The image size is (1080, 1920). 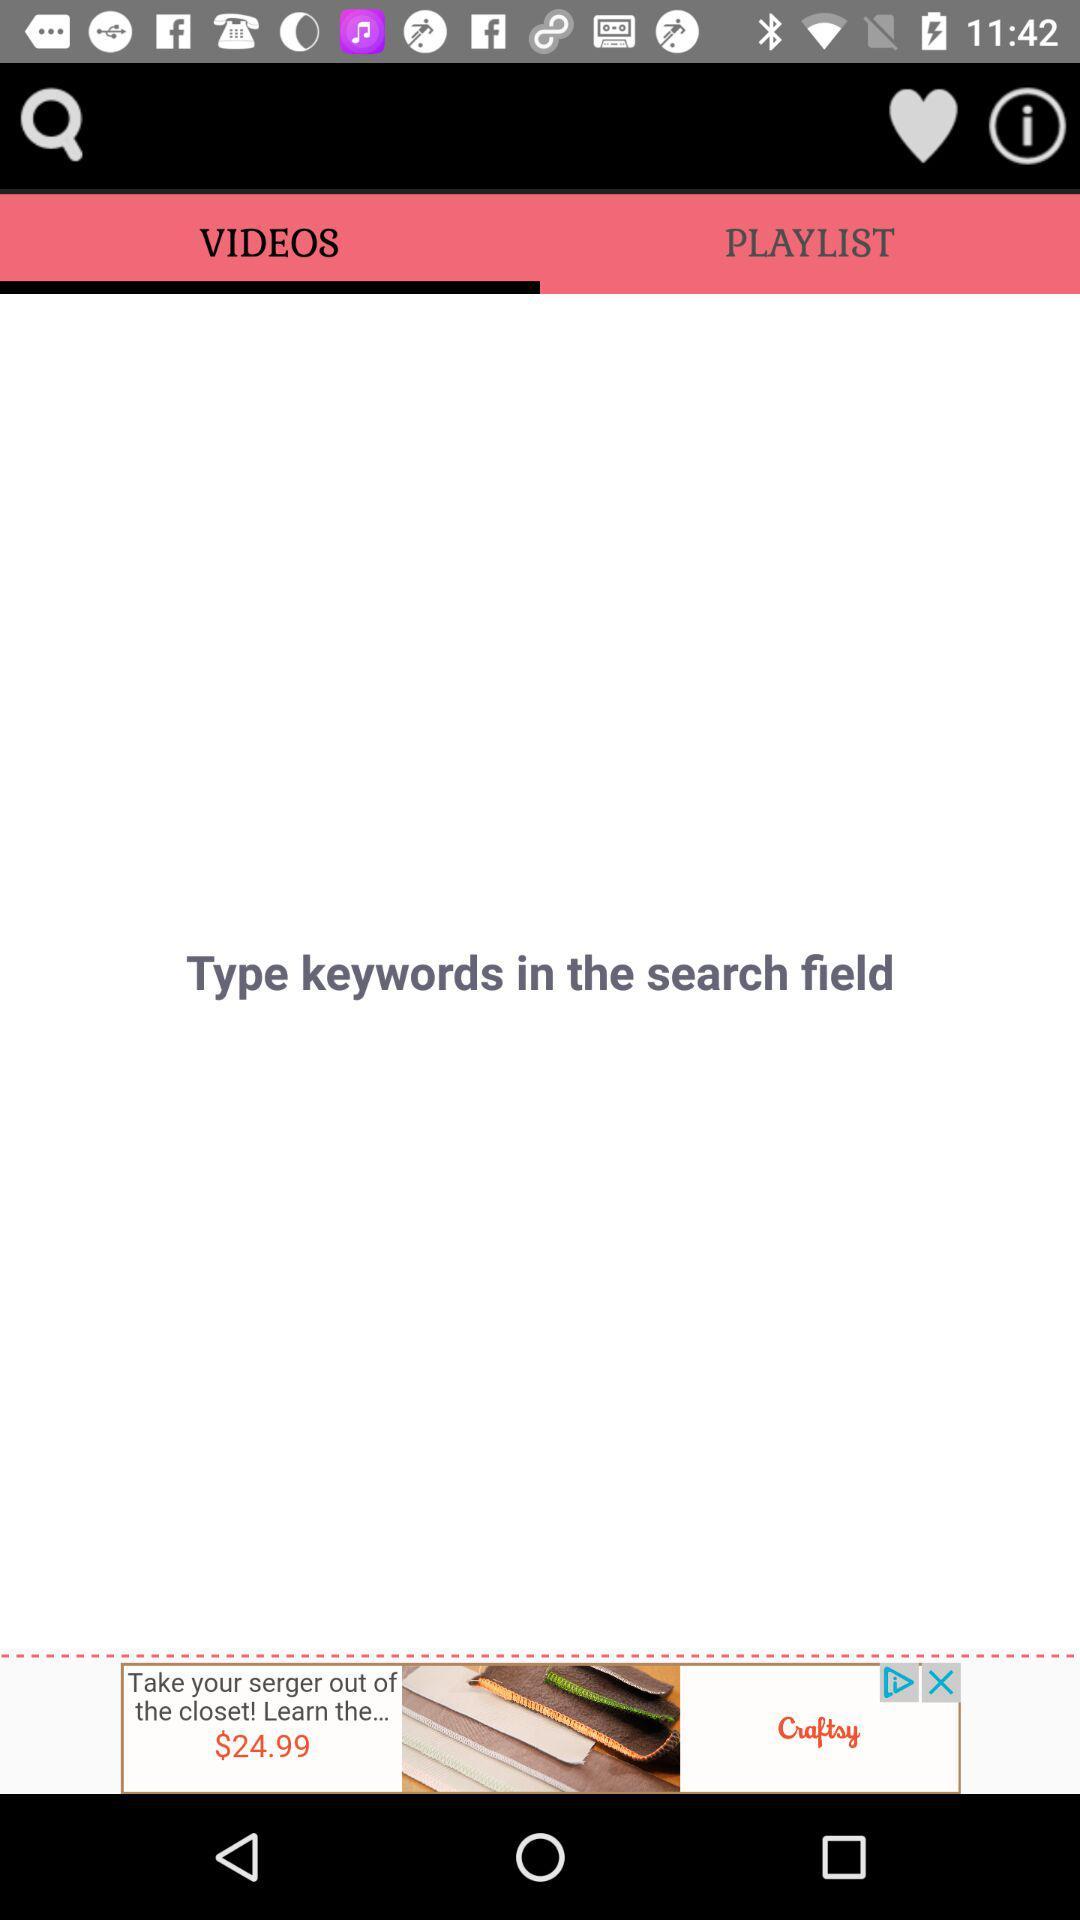 I want to click on information, so click(x=1027, y=124).